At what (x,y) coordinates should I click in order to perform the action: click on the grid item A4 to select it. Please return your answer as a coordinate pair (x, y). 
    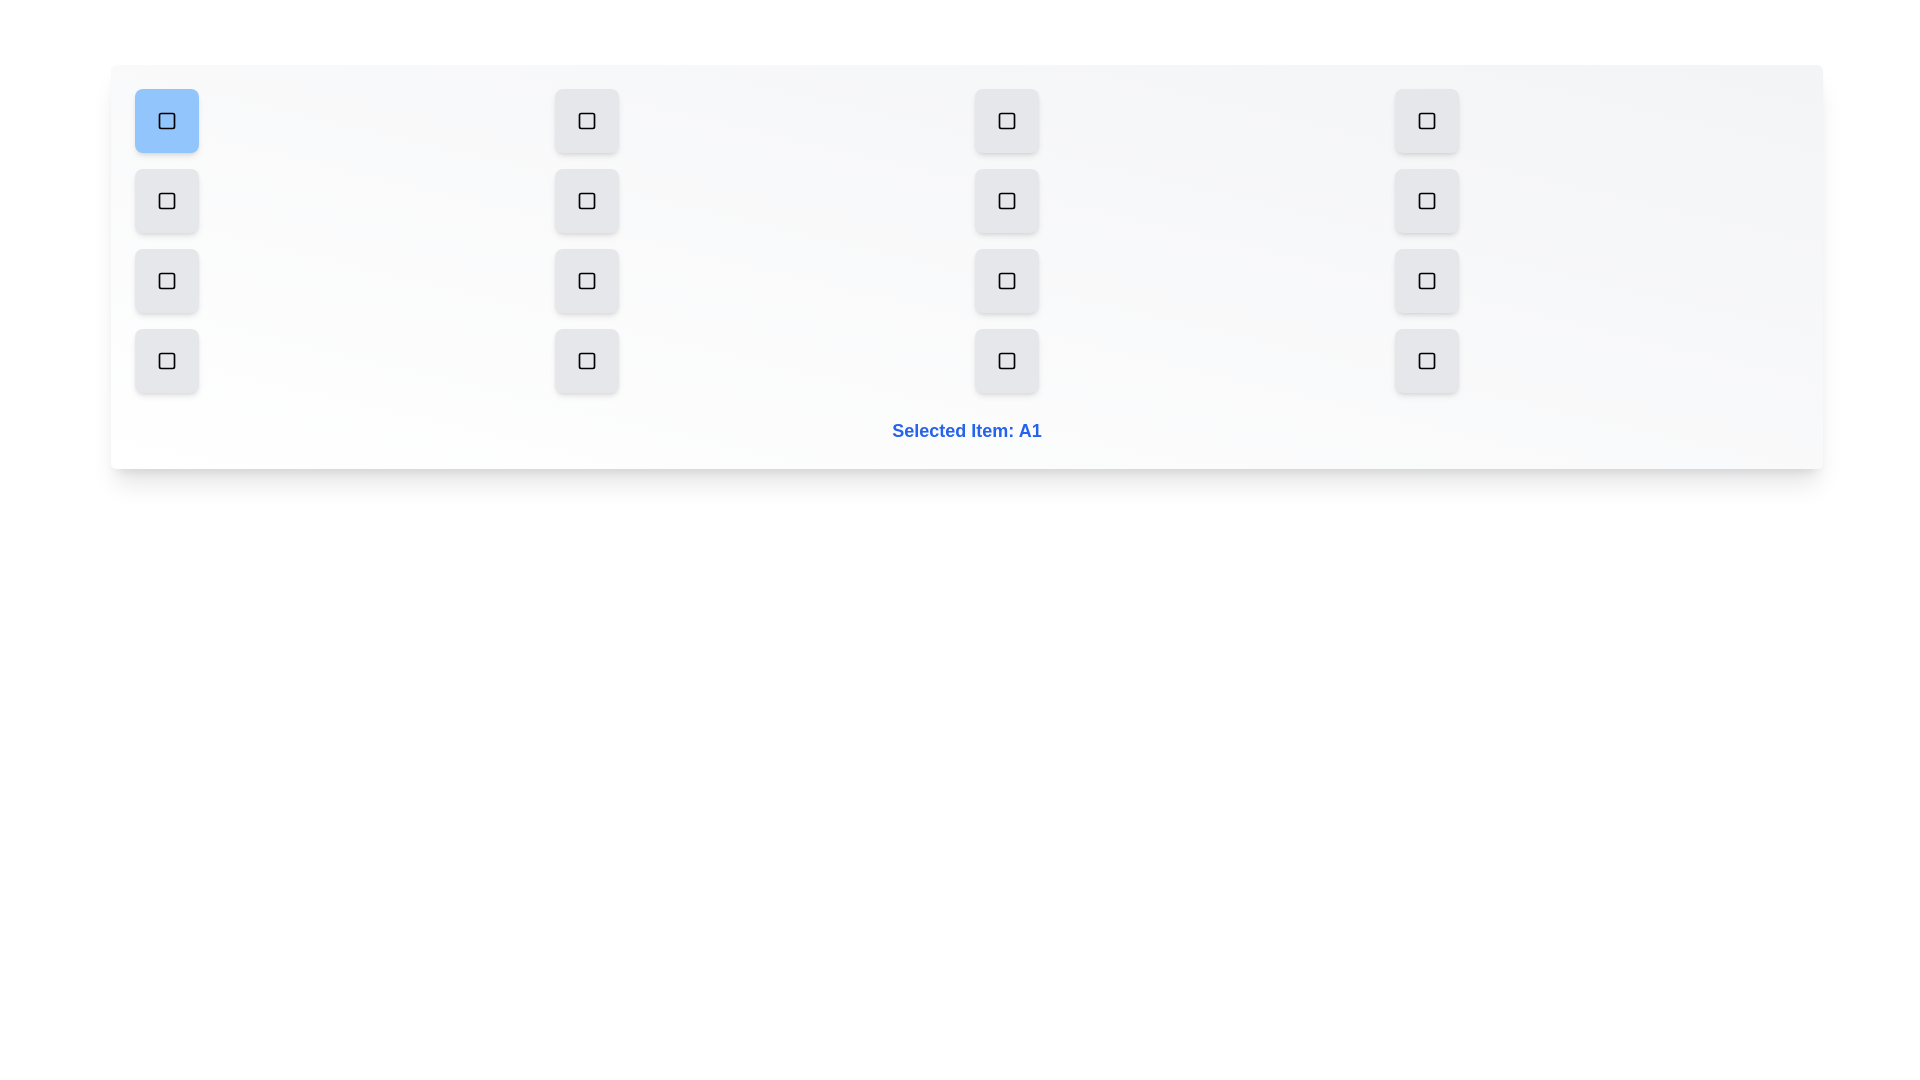
    Looking at the image, I should click on (1425, 120).